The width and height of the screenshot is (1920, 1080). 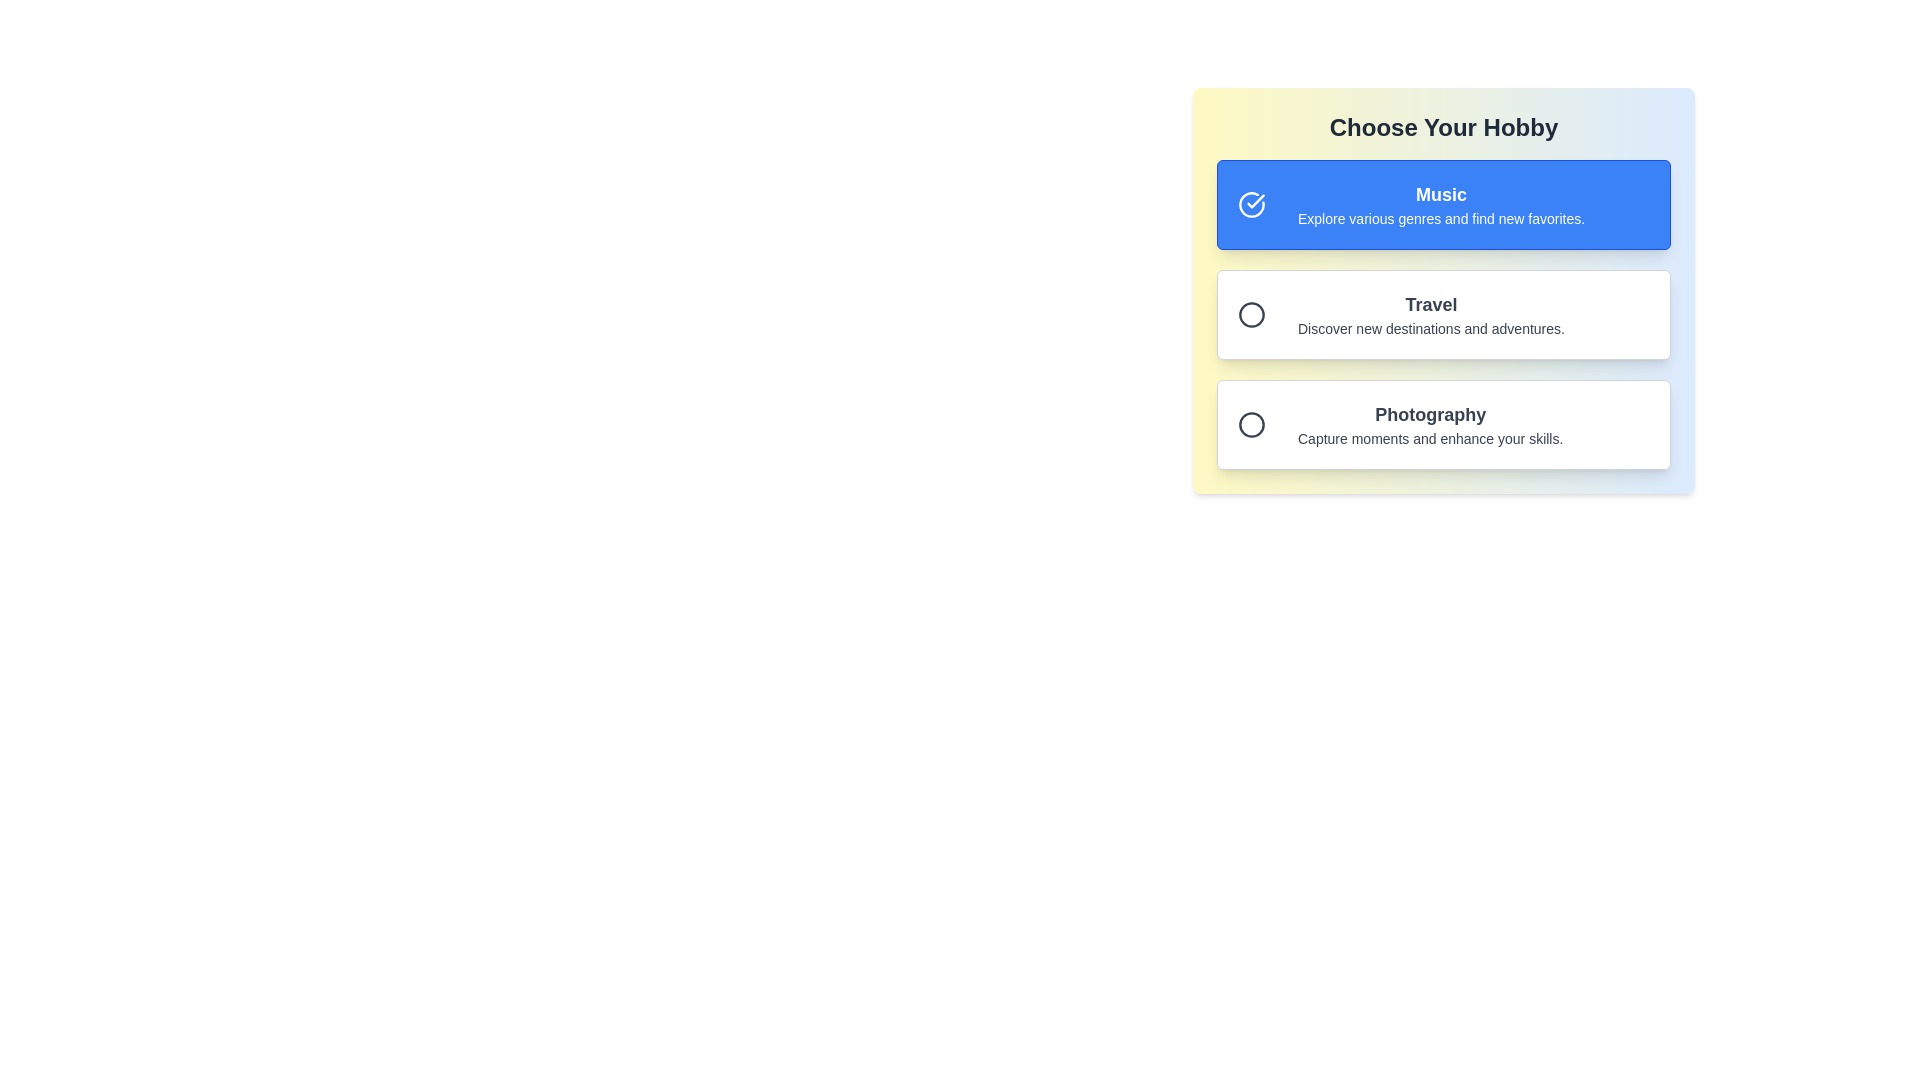 What do you see at coordinates (1430, 327) in the screenshot?
I see `the text label displaying 'Discover new destinations and adventures.' which is positioned below the 'Travel' heading in the vertically stacked layout` at bounding box center [1430, 327].